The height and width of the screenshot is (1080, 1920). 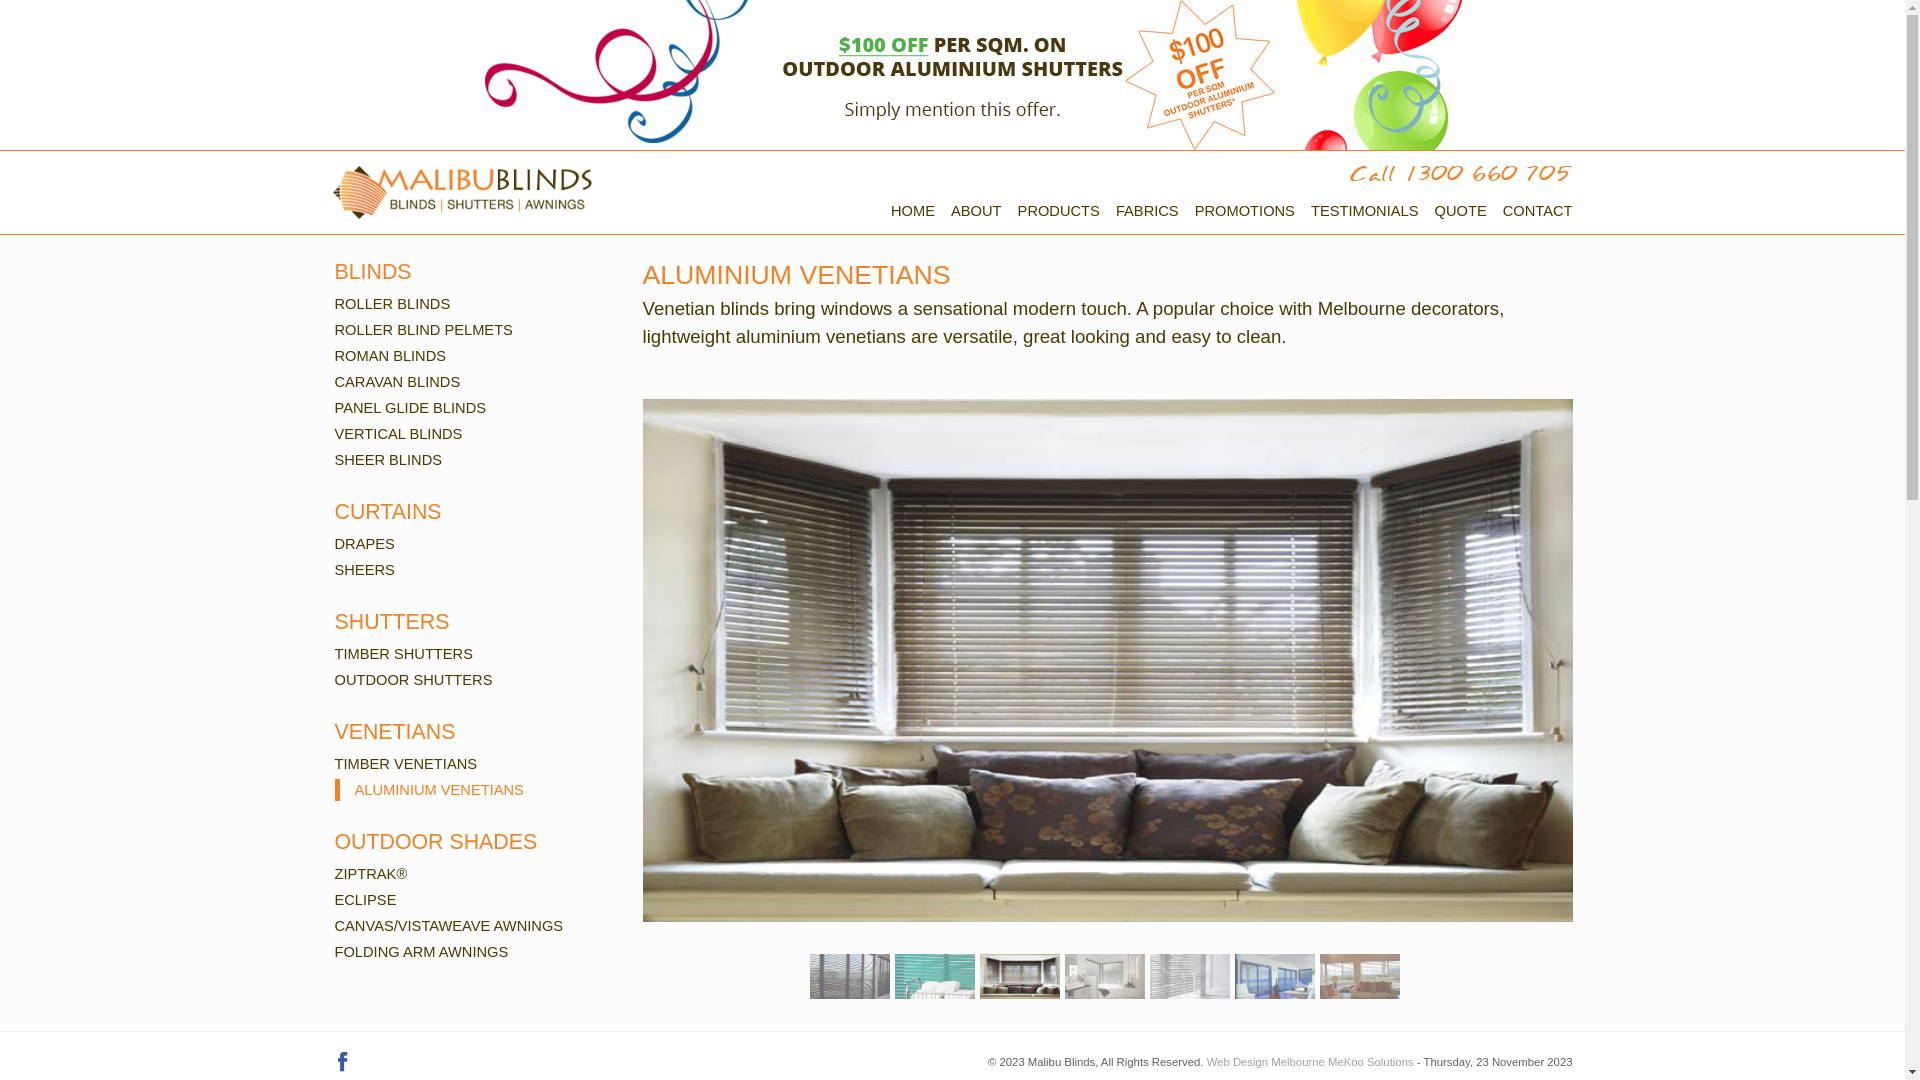 I want to click on 'CARAVAN BLINDS', so click(x=473, y=381).